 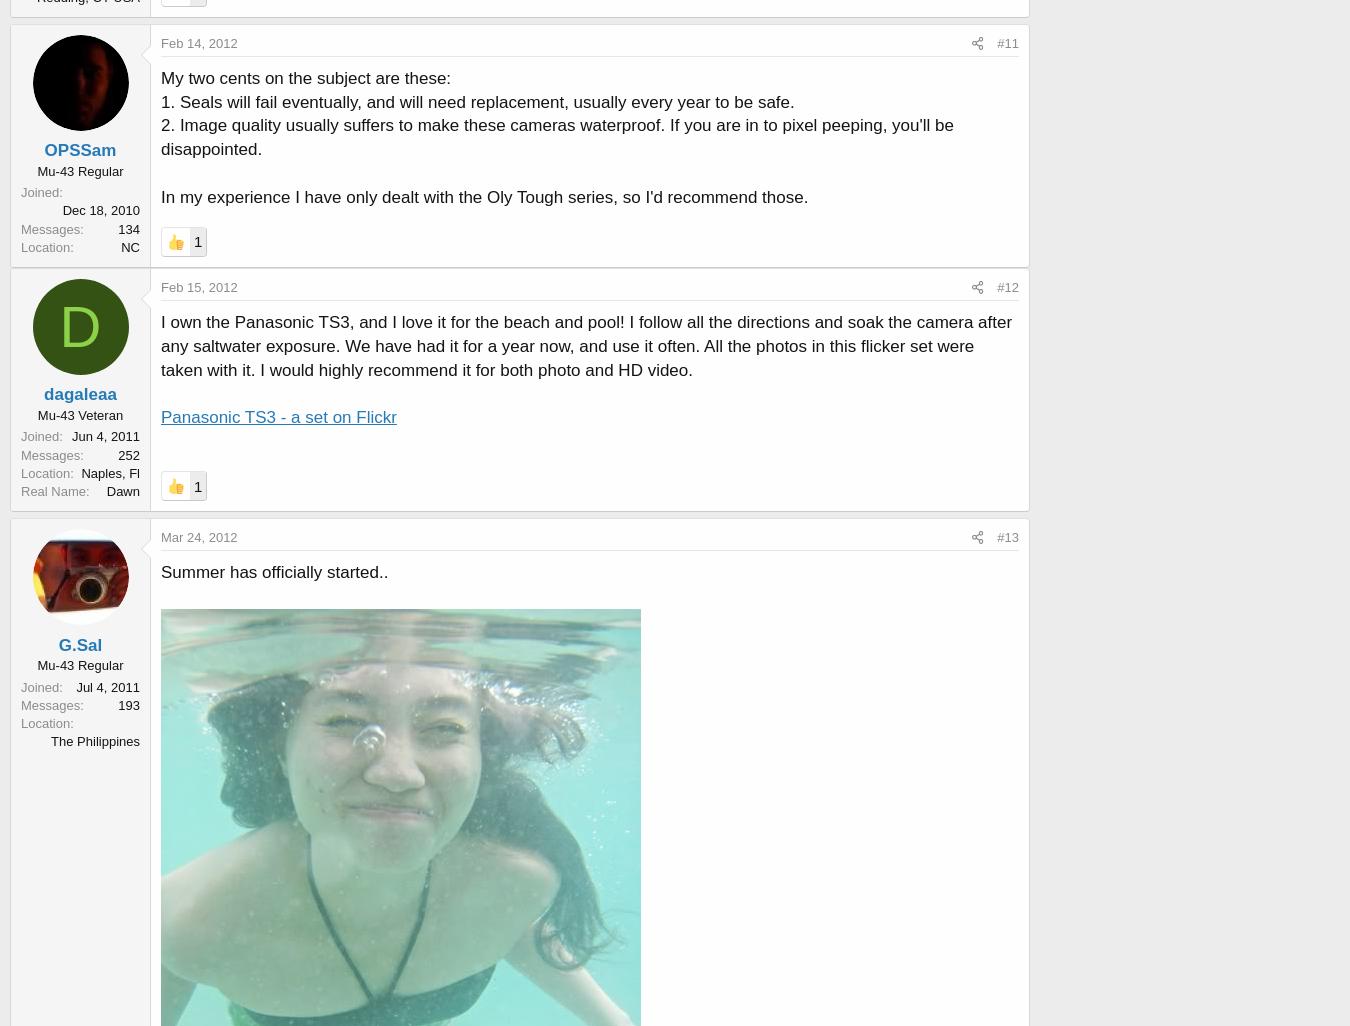 I want to click on 'In my experience I have only dealt with the Oly Tough series, so I'd recommend those.', so click(x=483, y=195).